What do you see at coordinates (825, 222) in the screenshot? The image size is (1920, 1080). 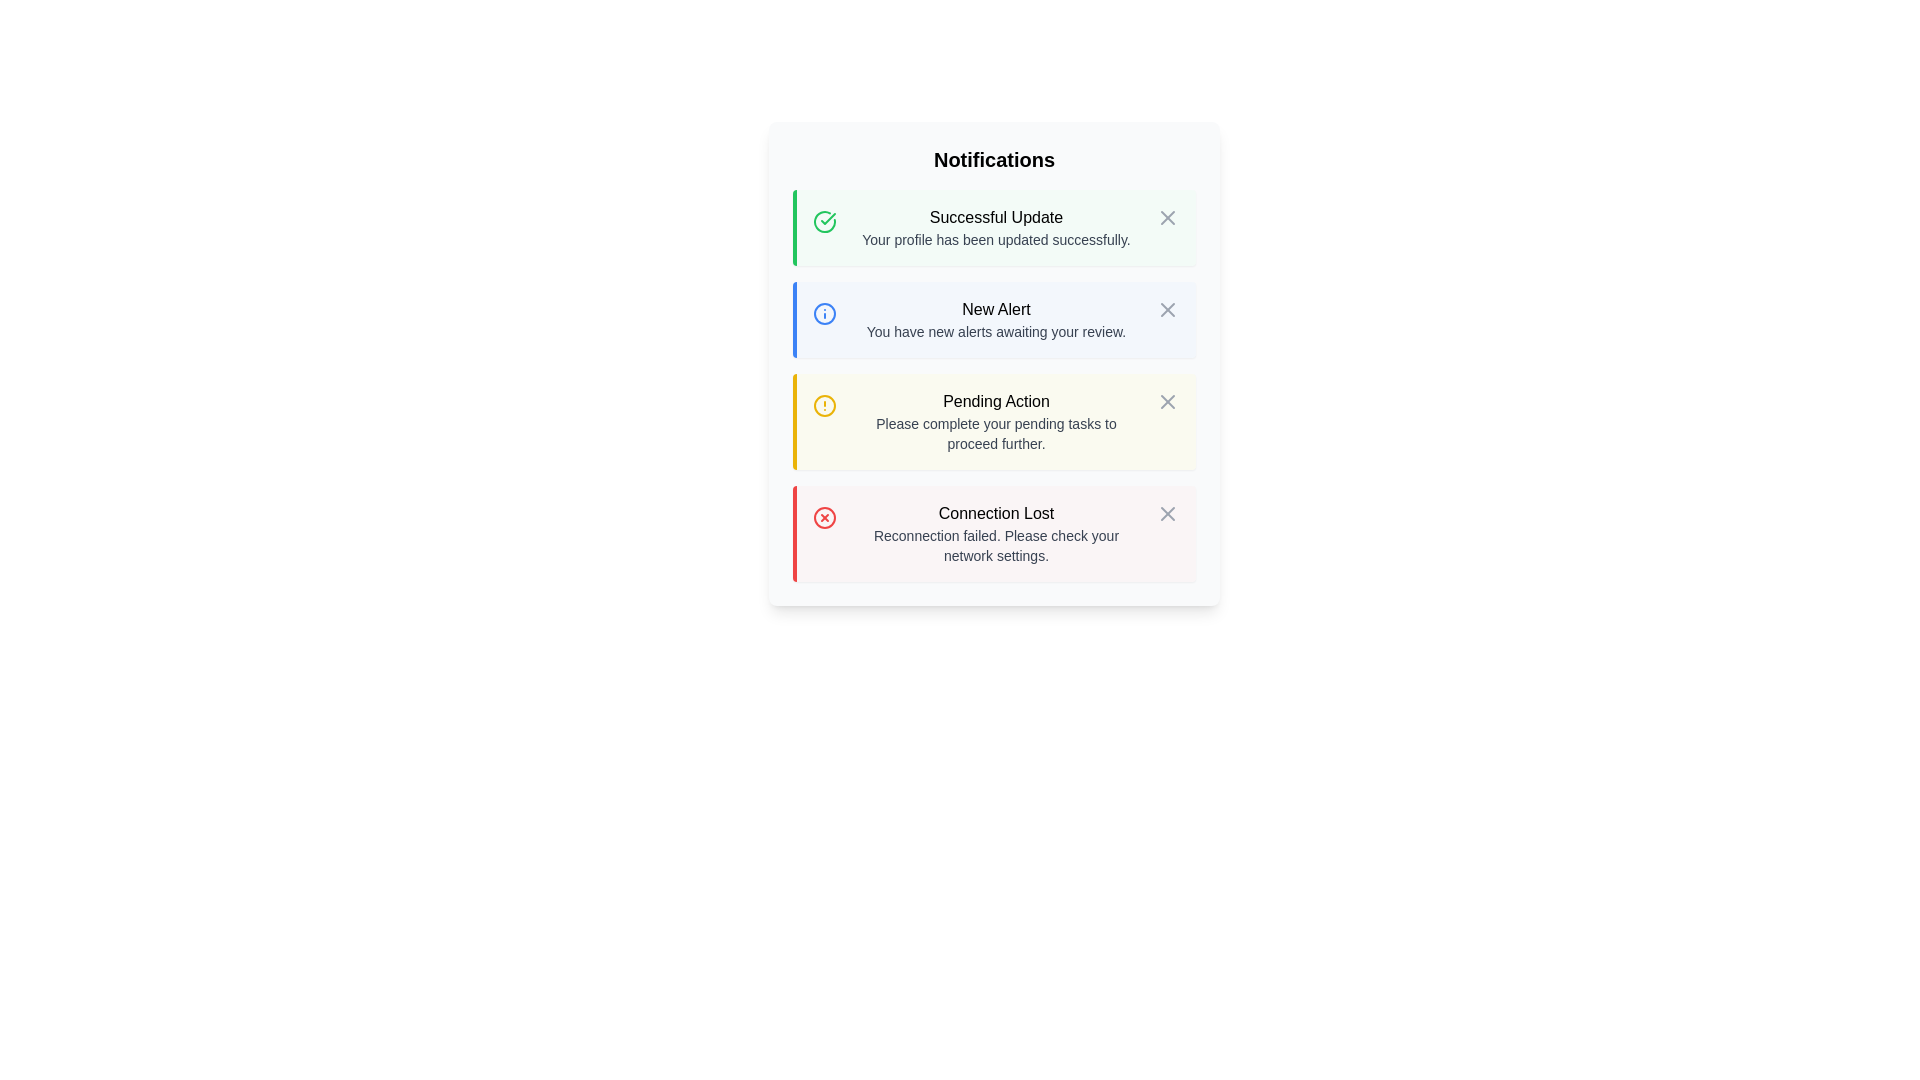 I see `the green circular icon with a checkmark symbol located at the top-left corner of the first notification item, aligned horizontally with the text 'Successful Update'` at bounding box center [825, 222].